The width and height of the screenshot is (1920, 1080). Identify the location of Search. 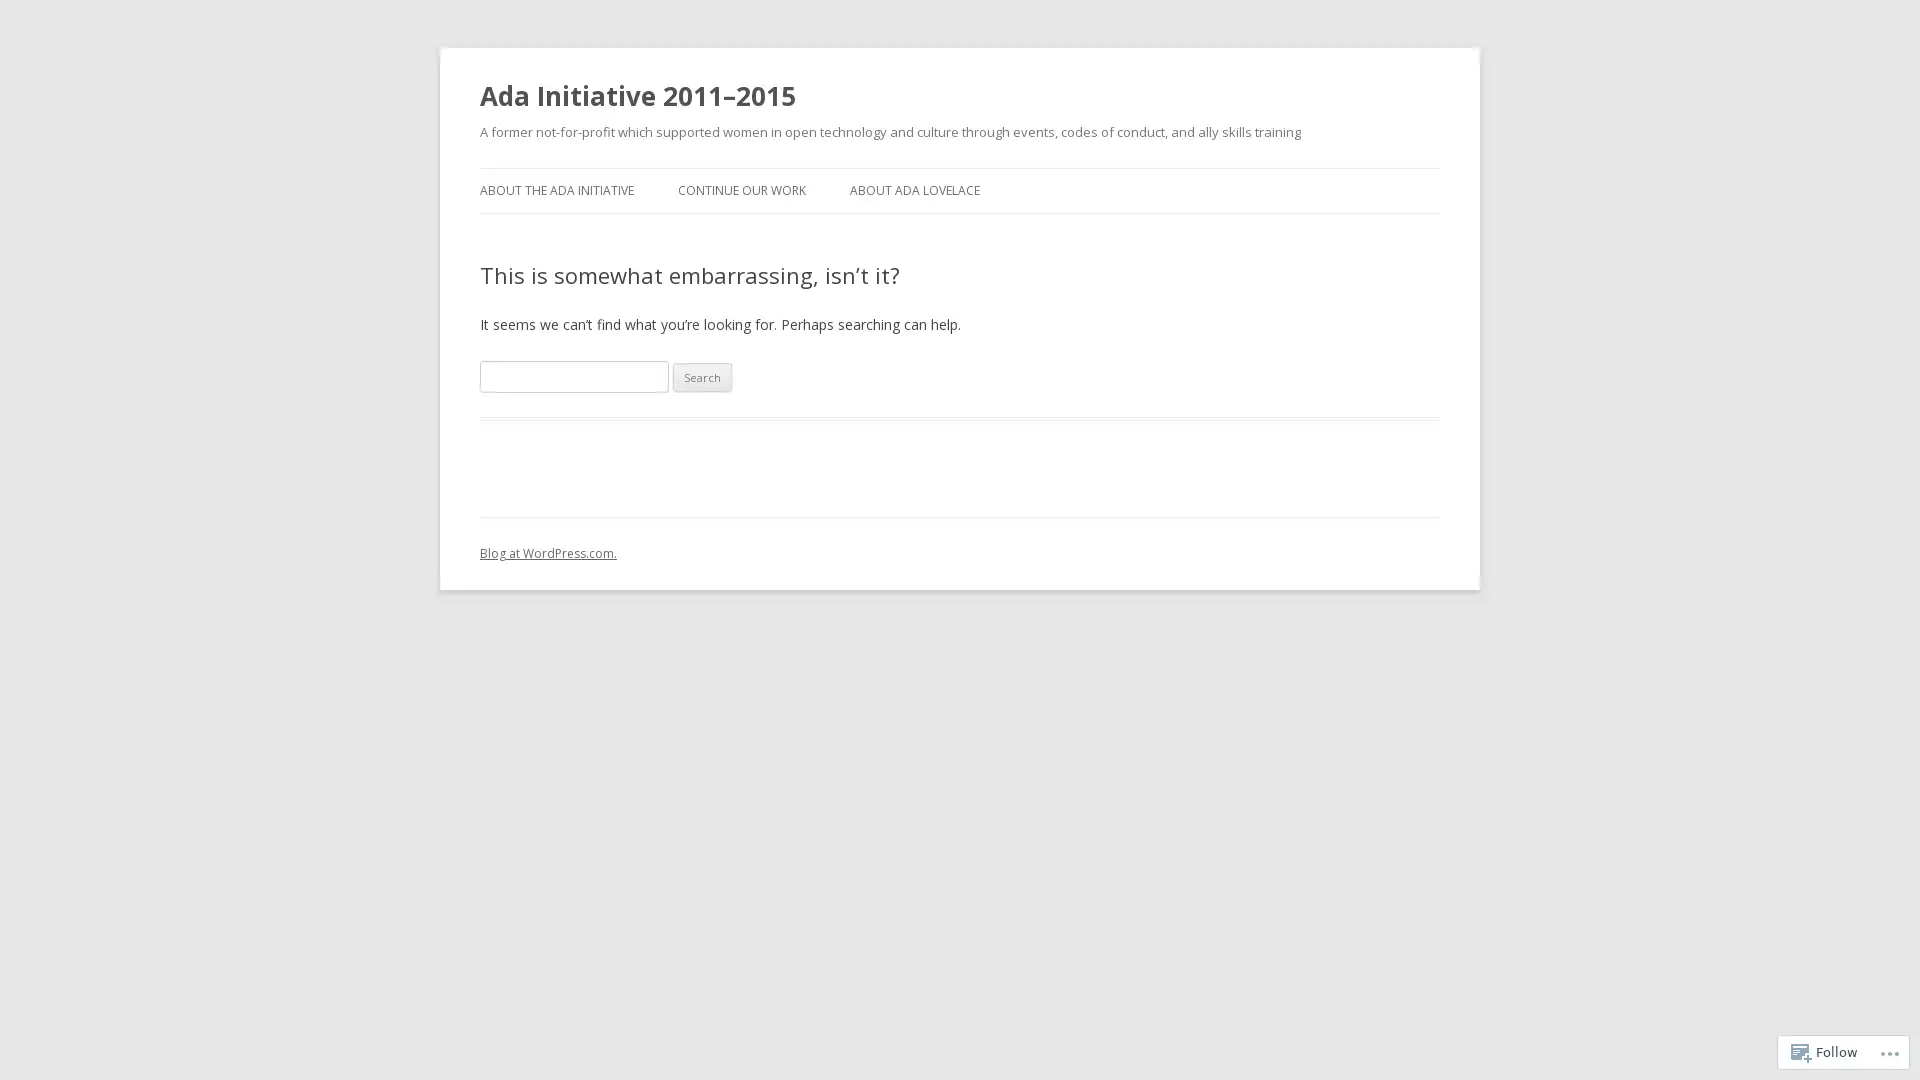
(702, 377).